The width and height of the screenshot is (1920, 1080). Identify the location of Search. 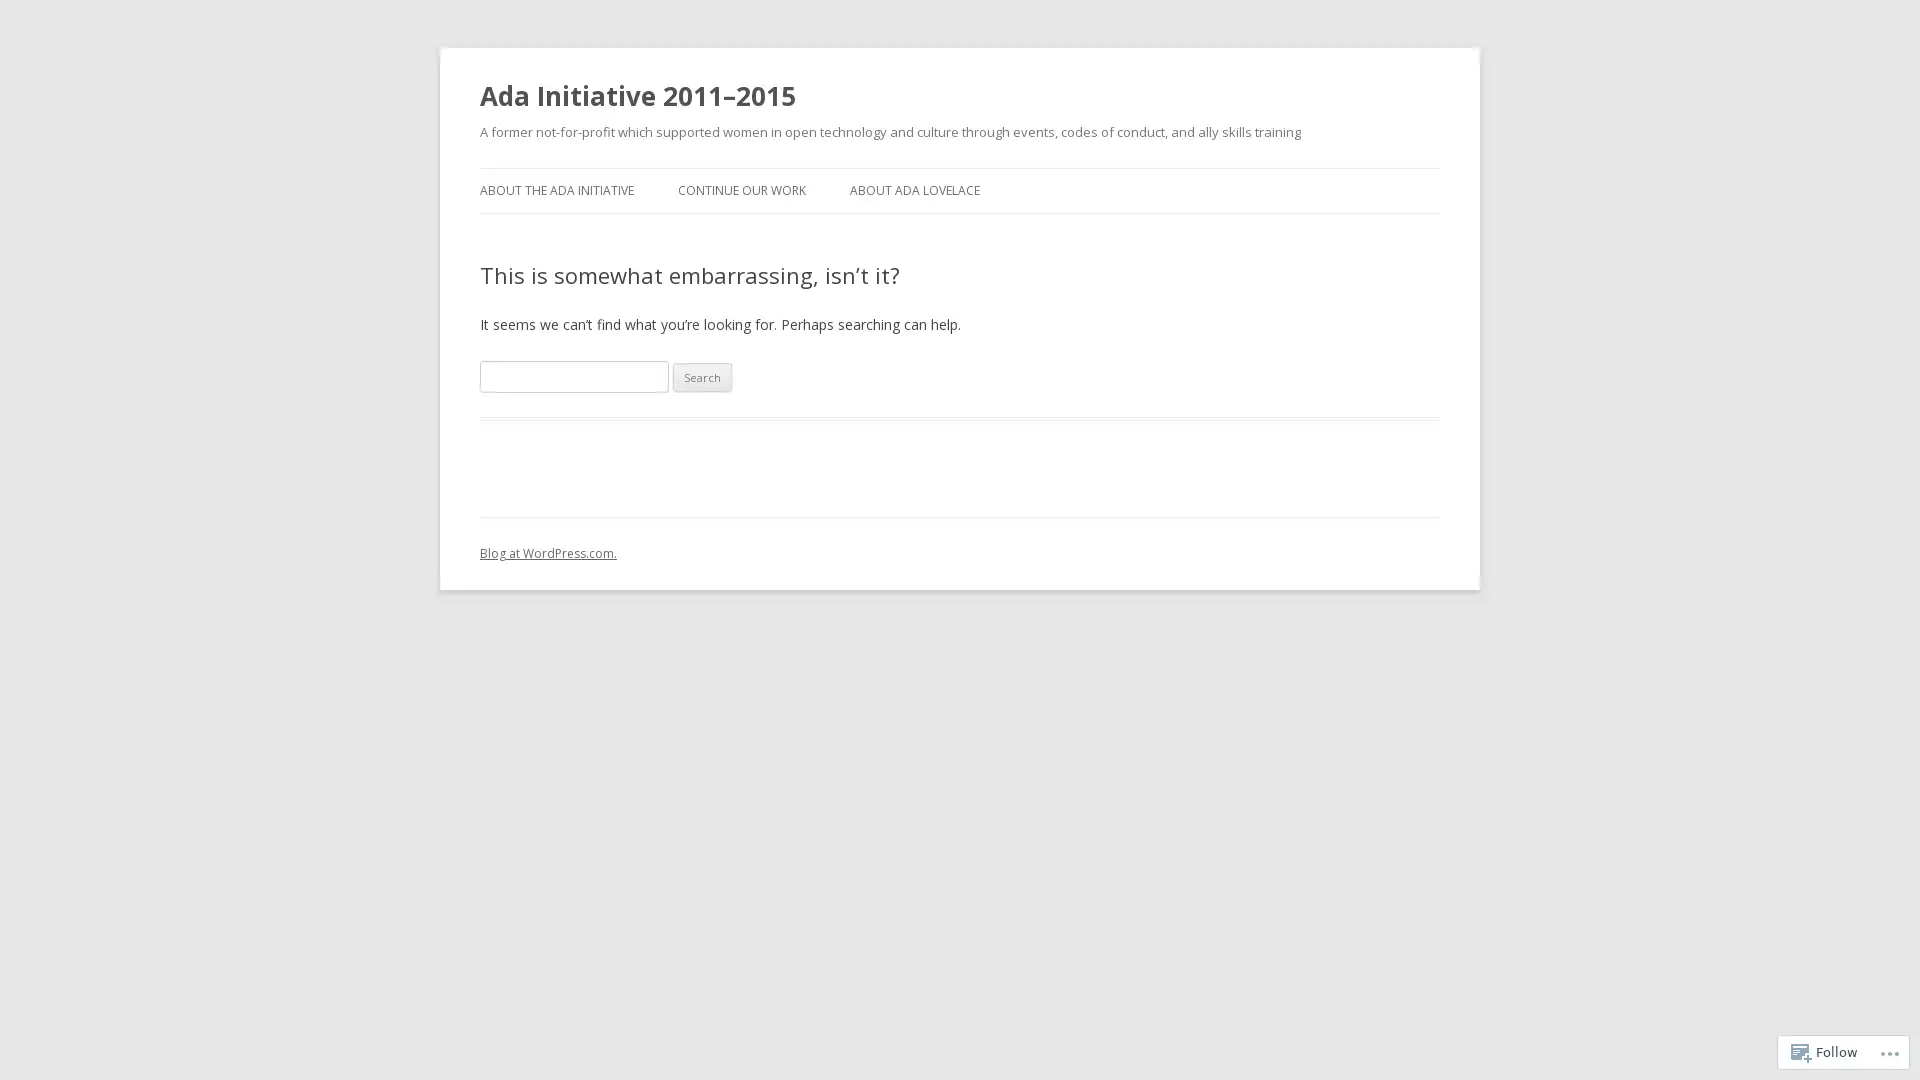
(702, 377).